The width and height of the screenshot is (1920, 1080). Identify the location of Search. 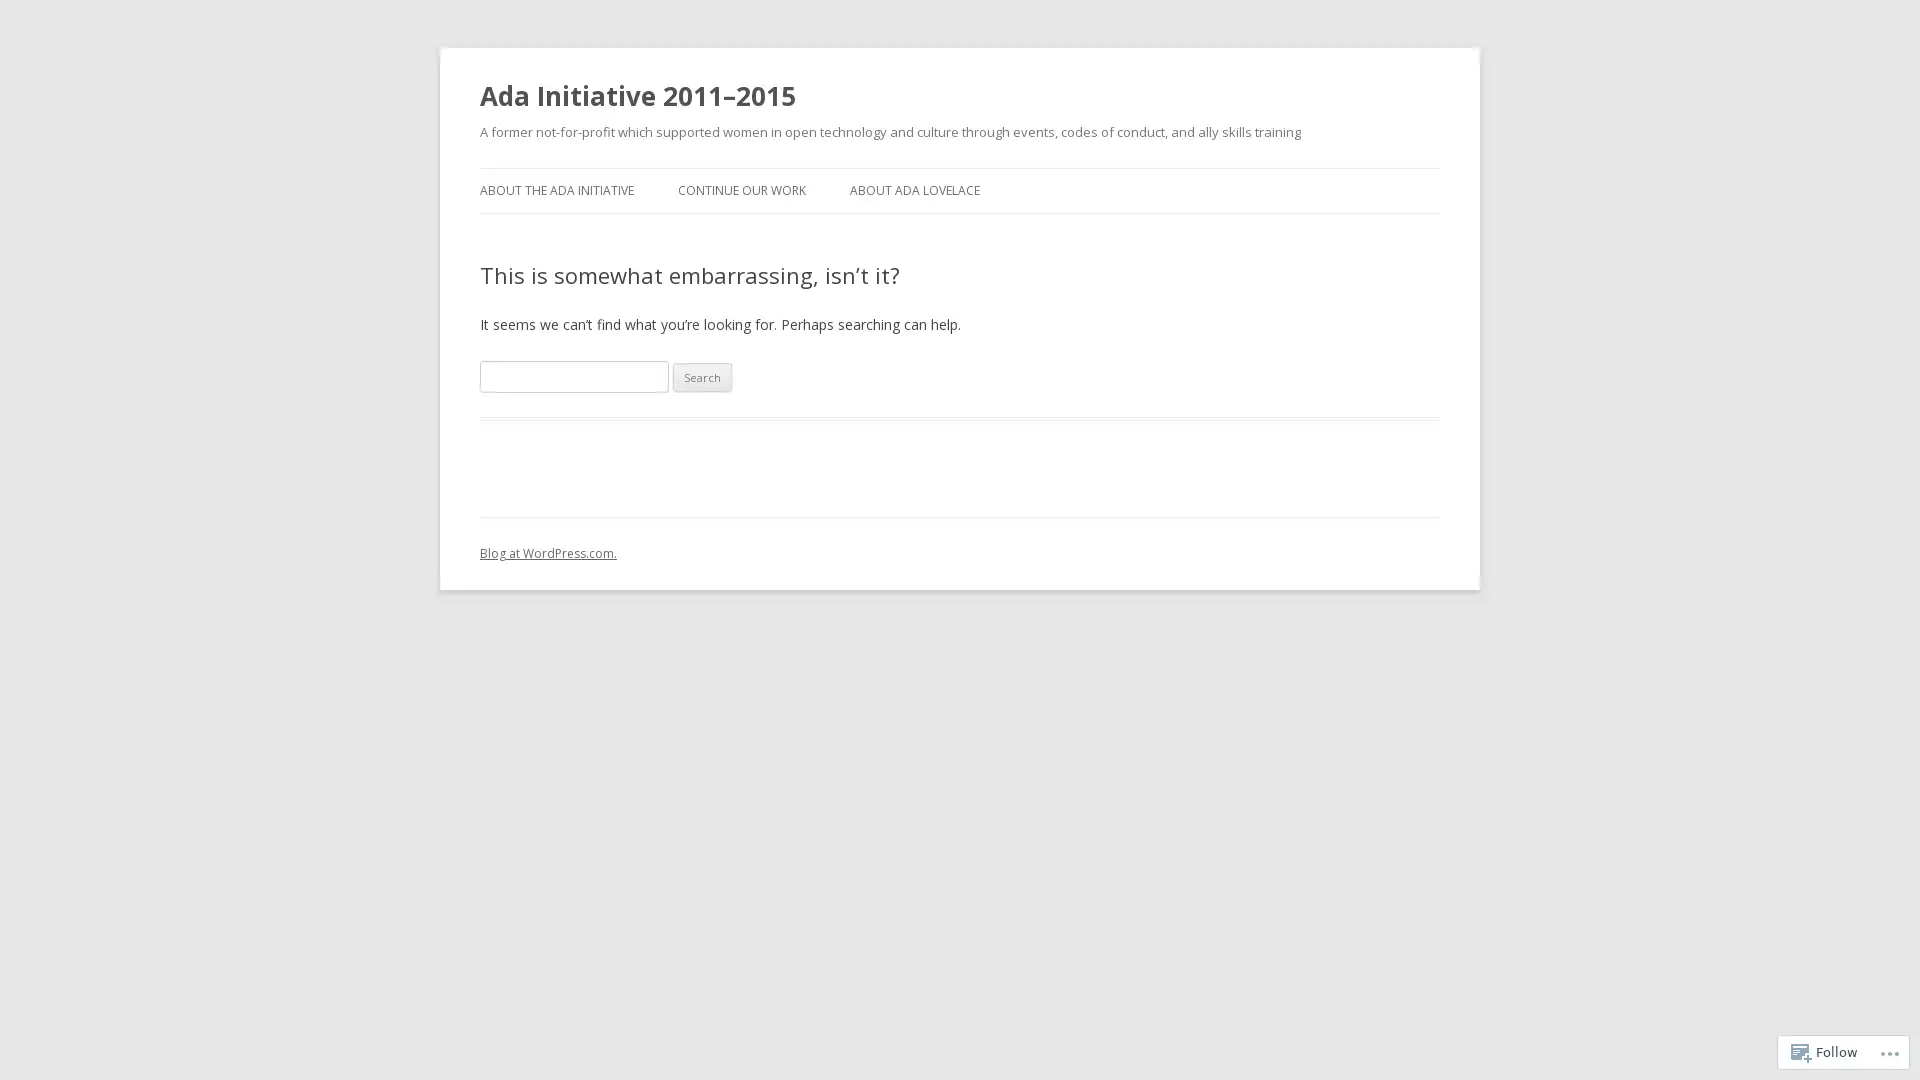
(702, 377).